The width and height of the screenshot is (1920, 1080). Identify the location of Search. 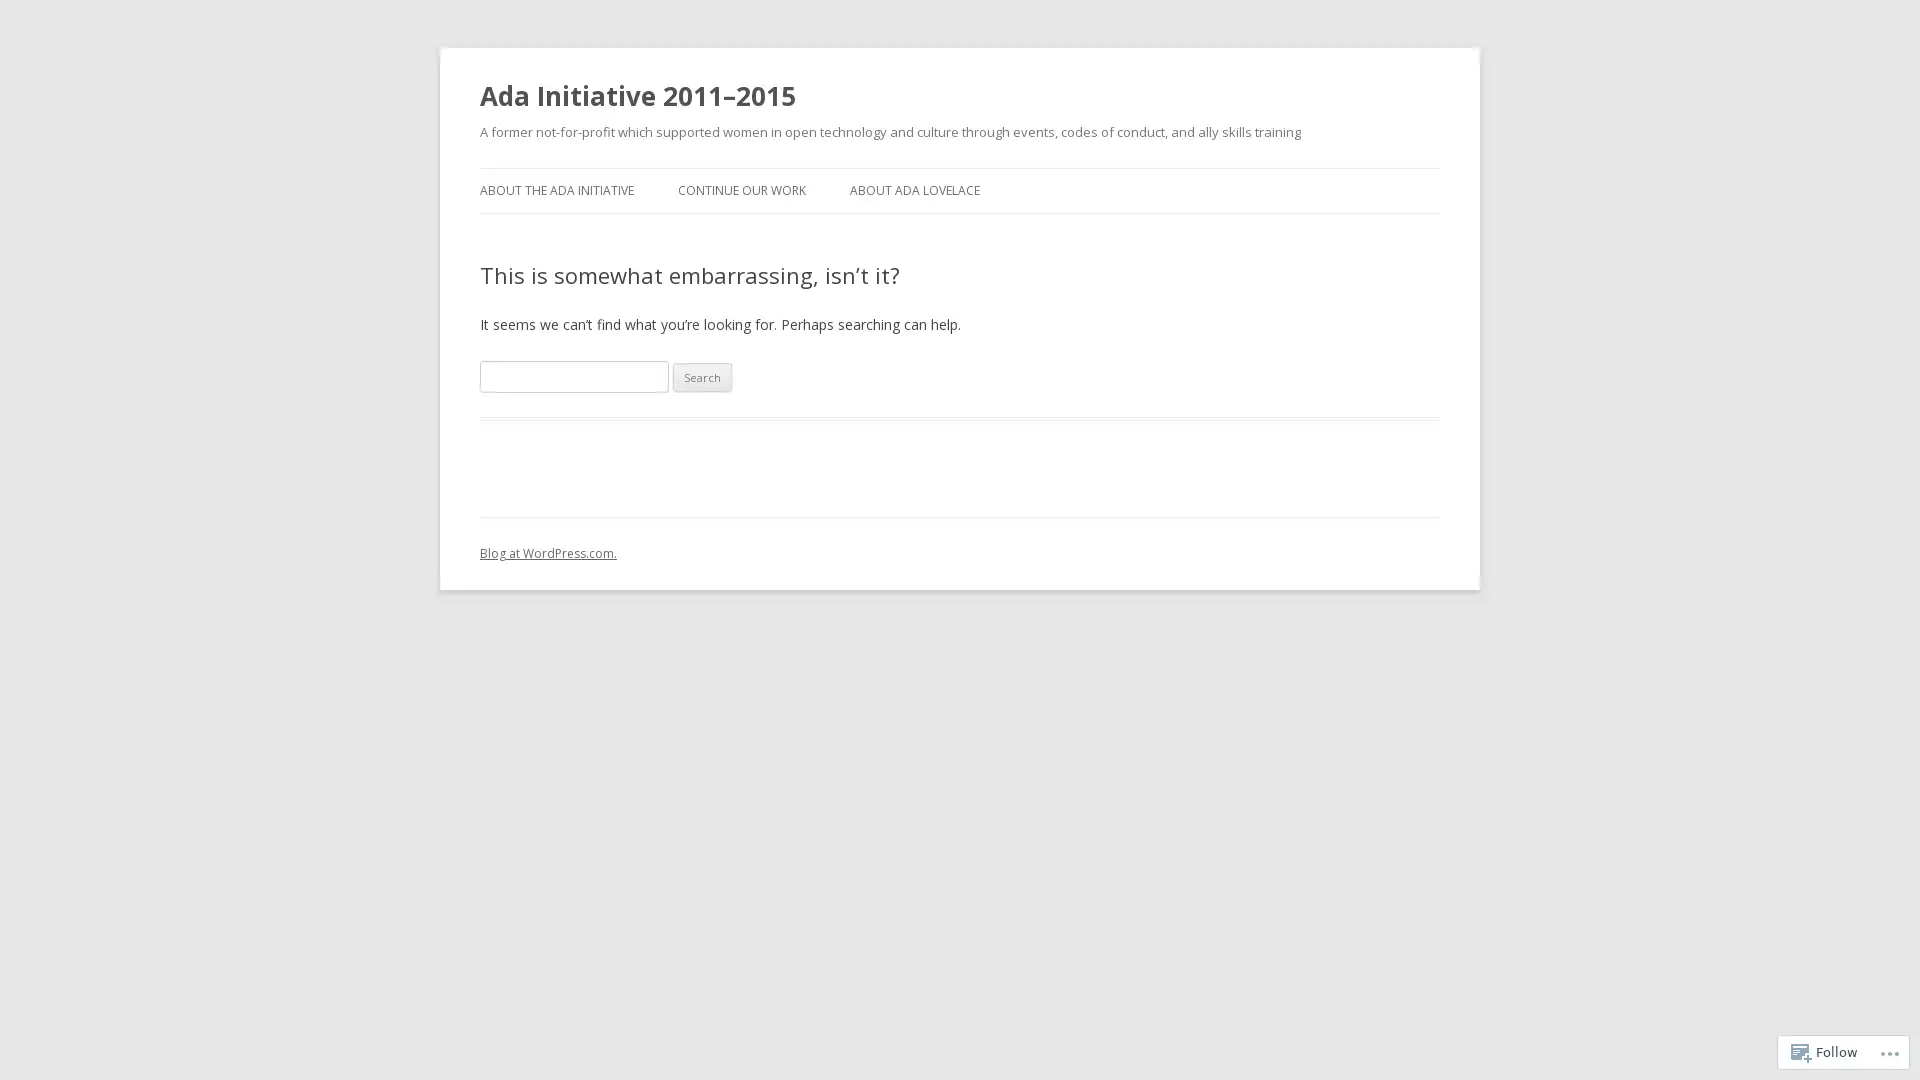
(702, 377).